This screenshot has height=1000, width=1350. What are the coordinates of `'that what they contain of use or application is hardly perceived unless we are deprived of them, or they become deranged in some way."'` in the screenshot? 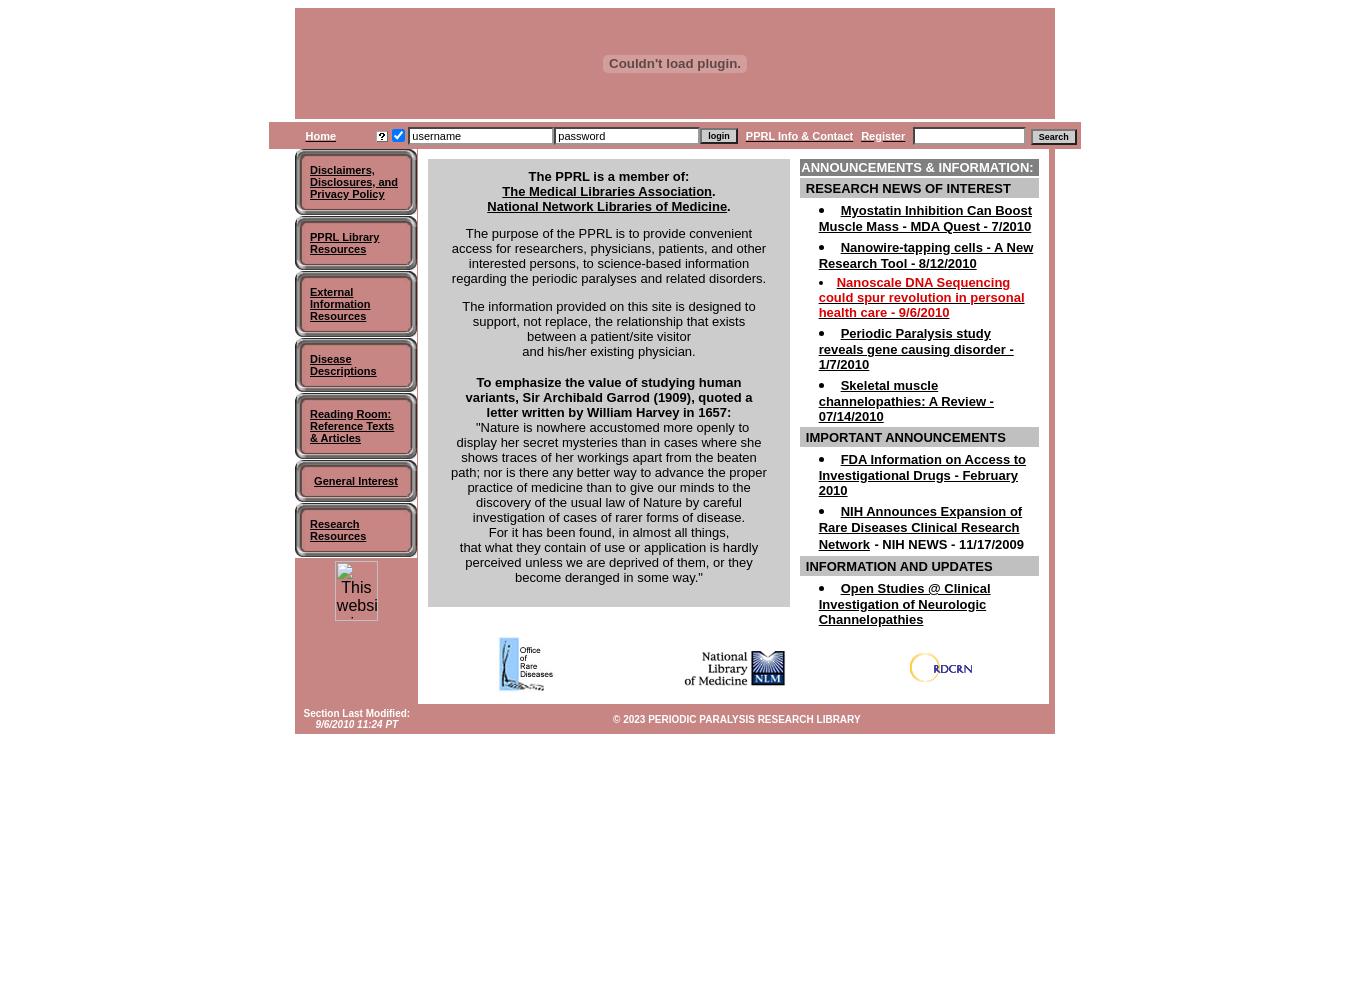 It's located at (608, 562).